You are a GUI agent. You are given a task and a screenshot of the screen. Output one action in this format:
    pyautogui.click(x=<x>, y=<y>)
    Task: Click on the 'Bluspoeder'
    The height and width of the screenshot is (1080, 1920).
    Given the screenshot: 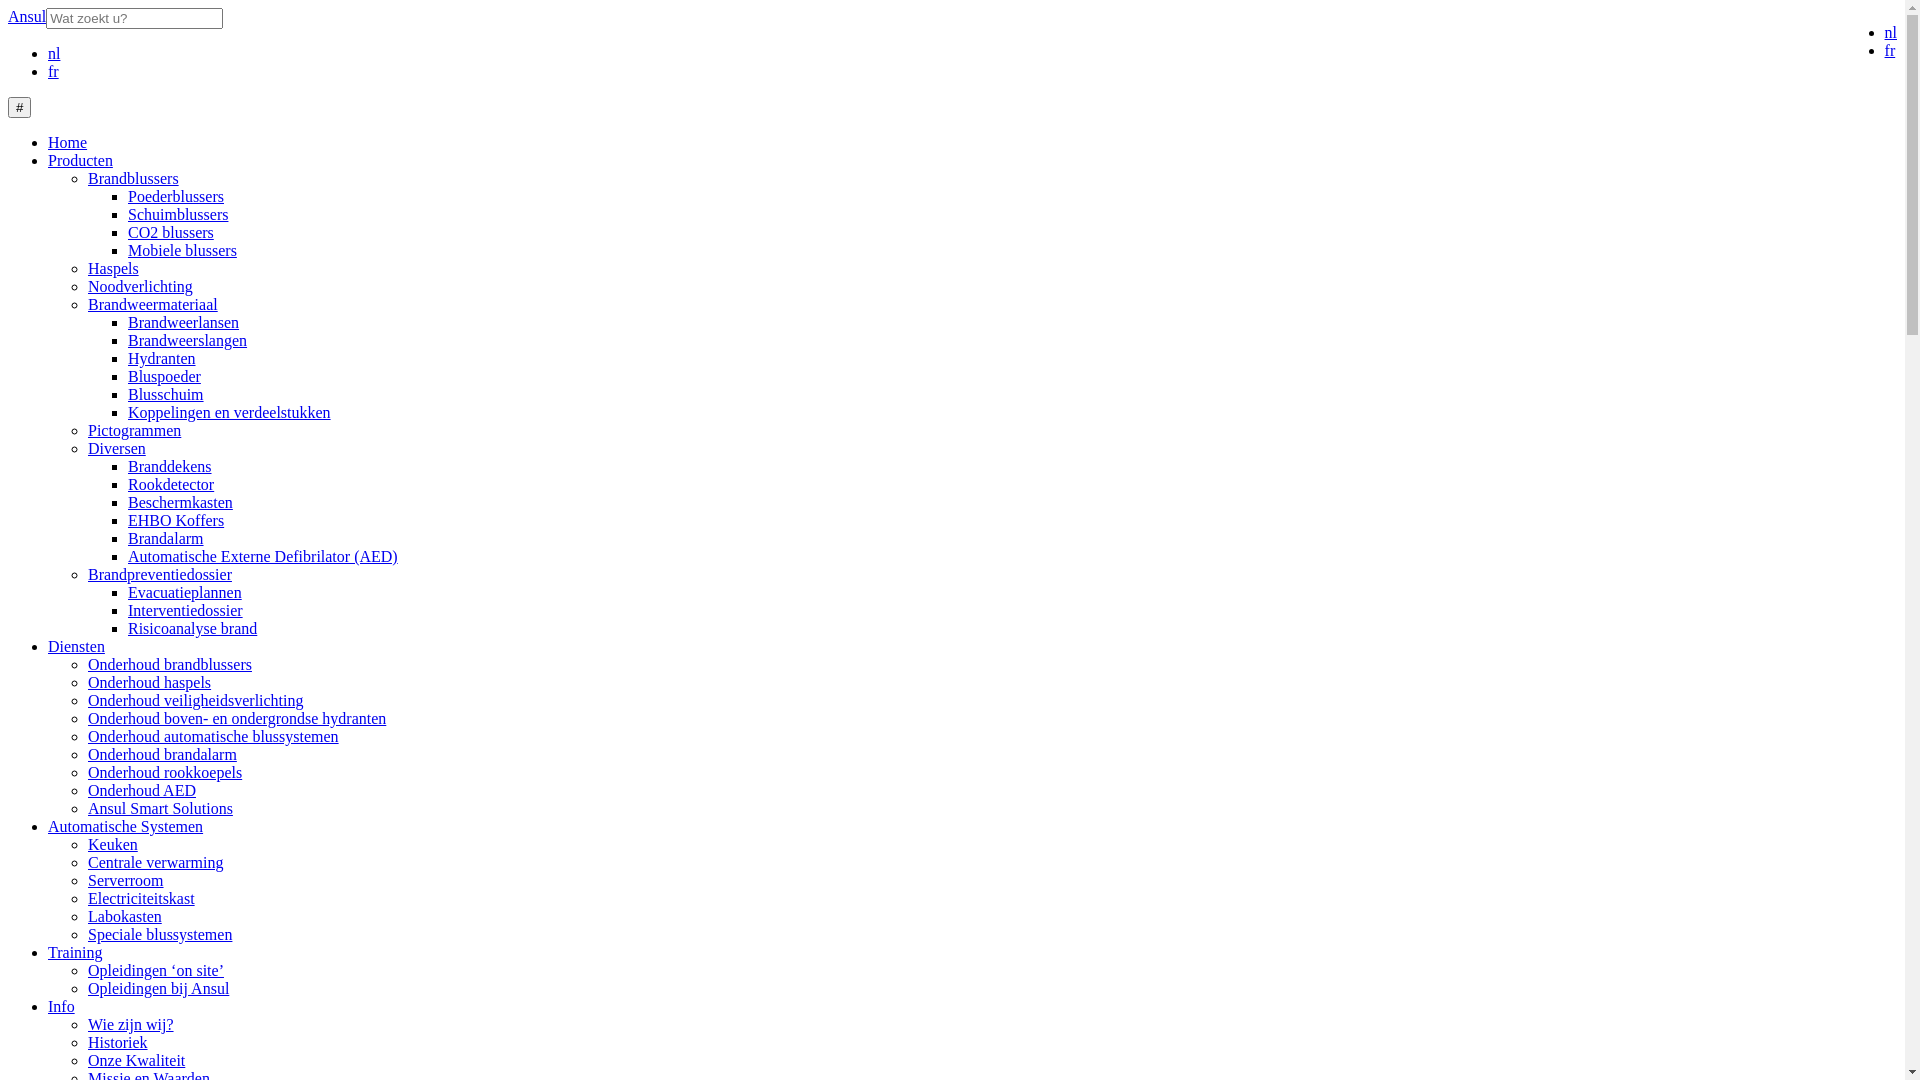 What is the action you would take?
    pyautogui.click(x=164, y=376)
    